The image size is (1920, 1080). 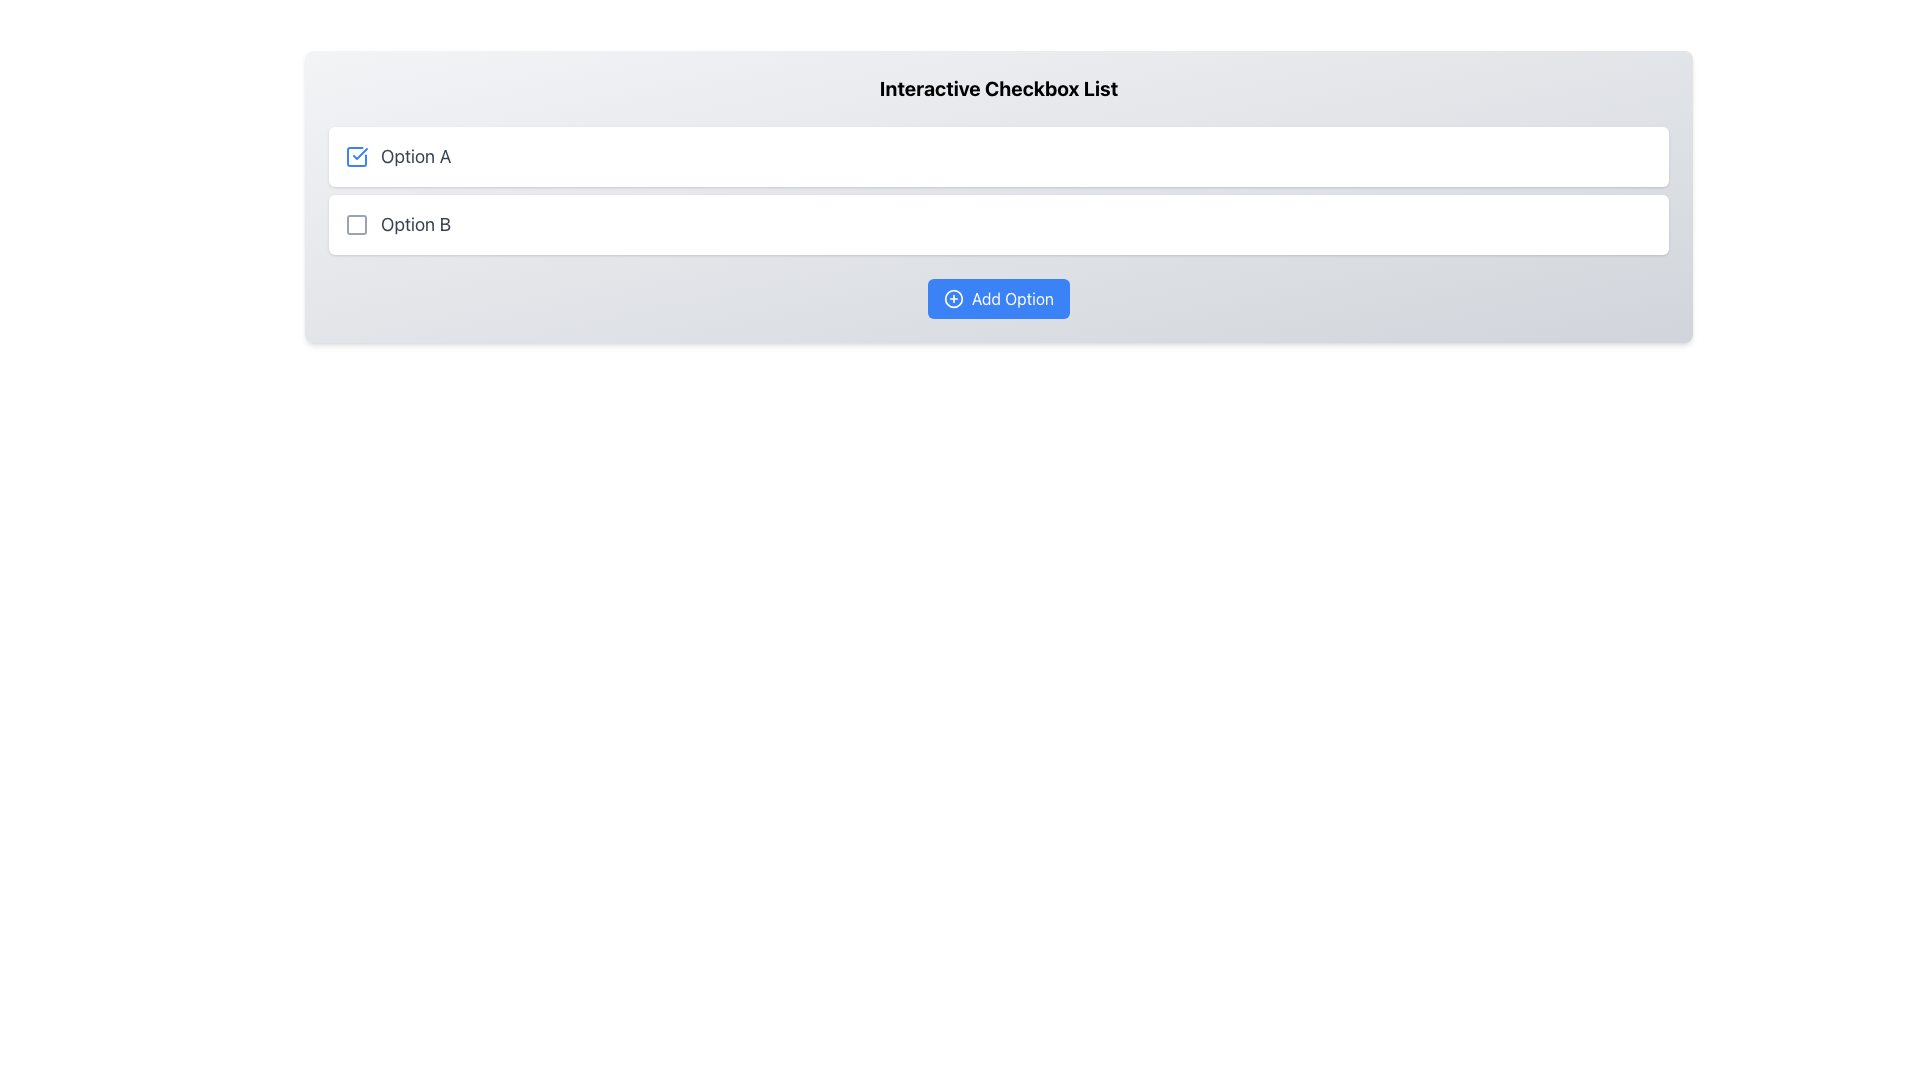 I want to click on the checkbox element located to the left of the text label 'Option B', which is a square-shaped icon with a hollow light gray appearance, so click(x=356, y=224).